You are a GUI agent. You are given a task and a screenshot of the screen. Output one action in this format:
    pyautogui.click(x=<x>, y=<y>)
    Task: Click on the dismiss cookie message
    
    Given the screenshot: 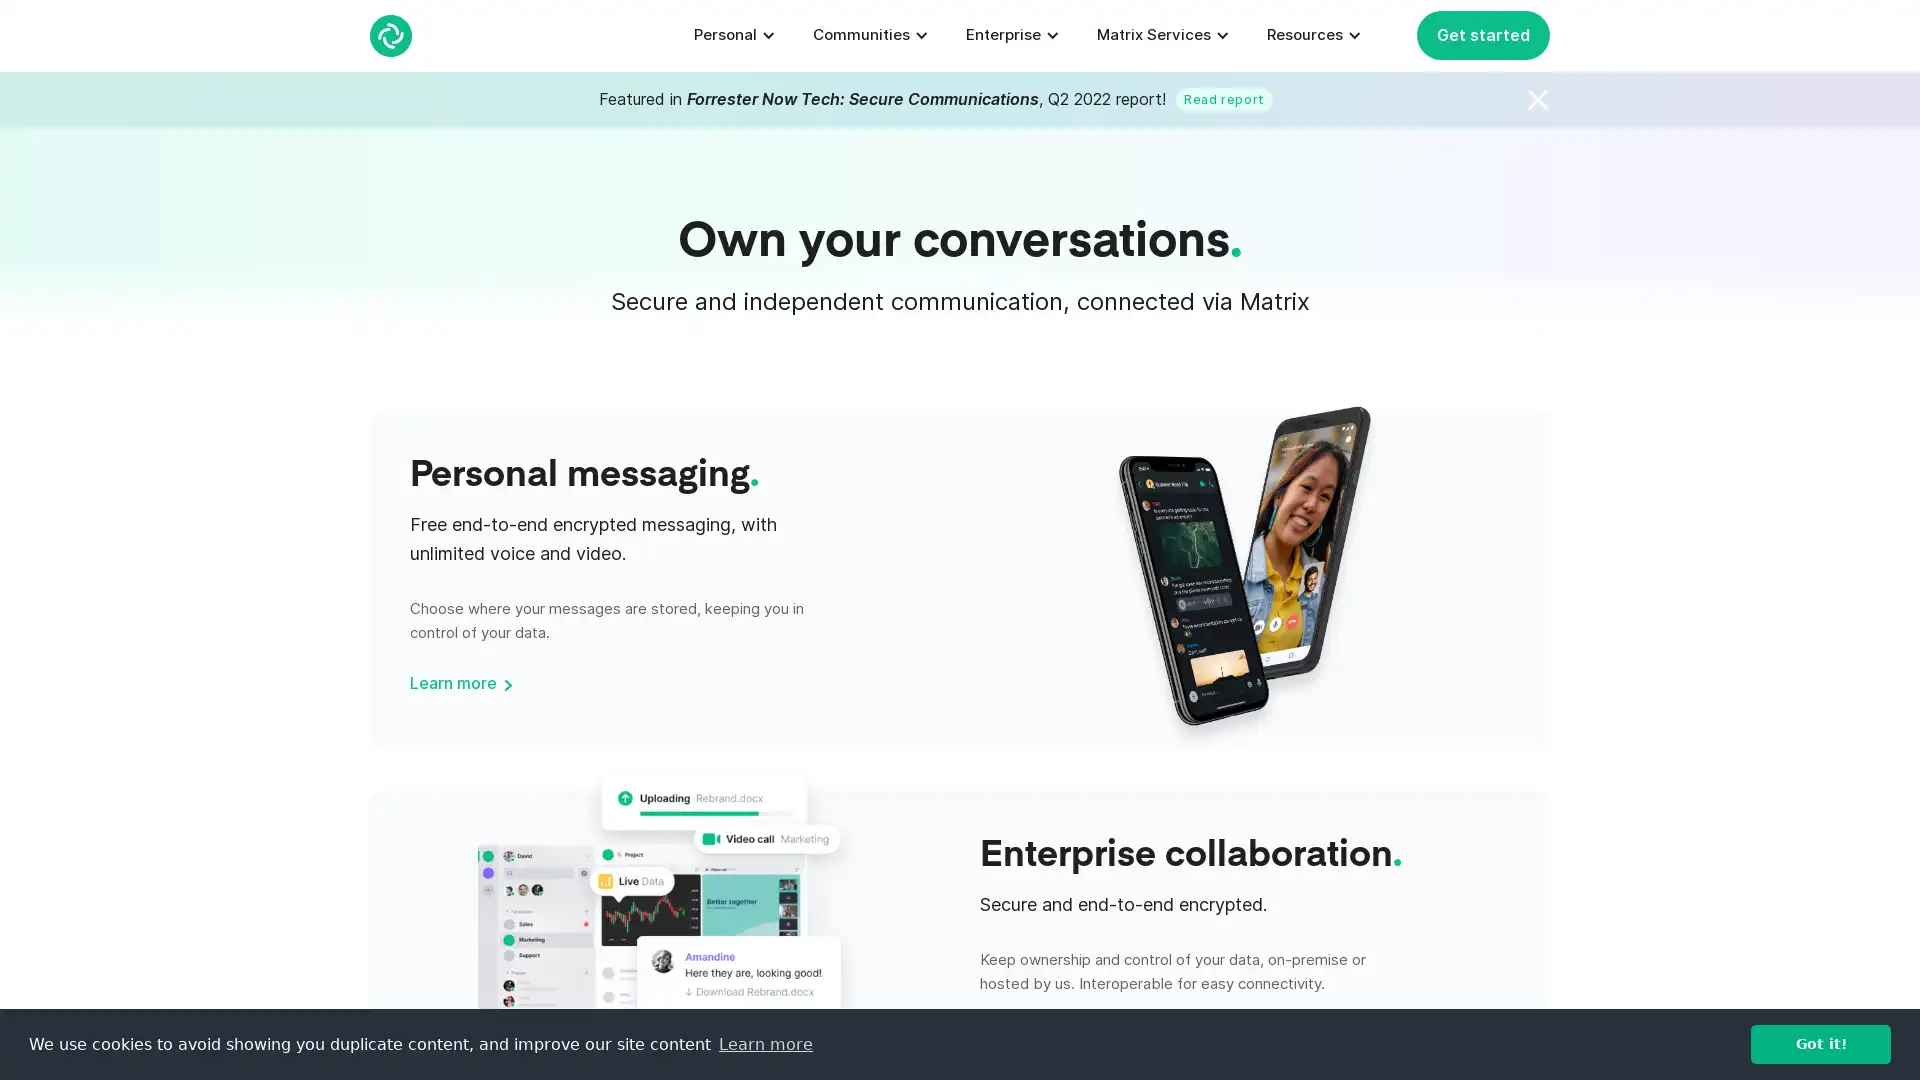 What is the action you would take?
    pyautogui.click(x=1820, y=1043)
    